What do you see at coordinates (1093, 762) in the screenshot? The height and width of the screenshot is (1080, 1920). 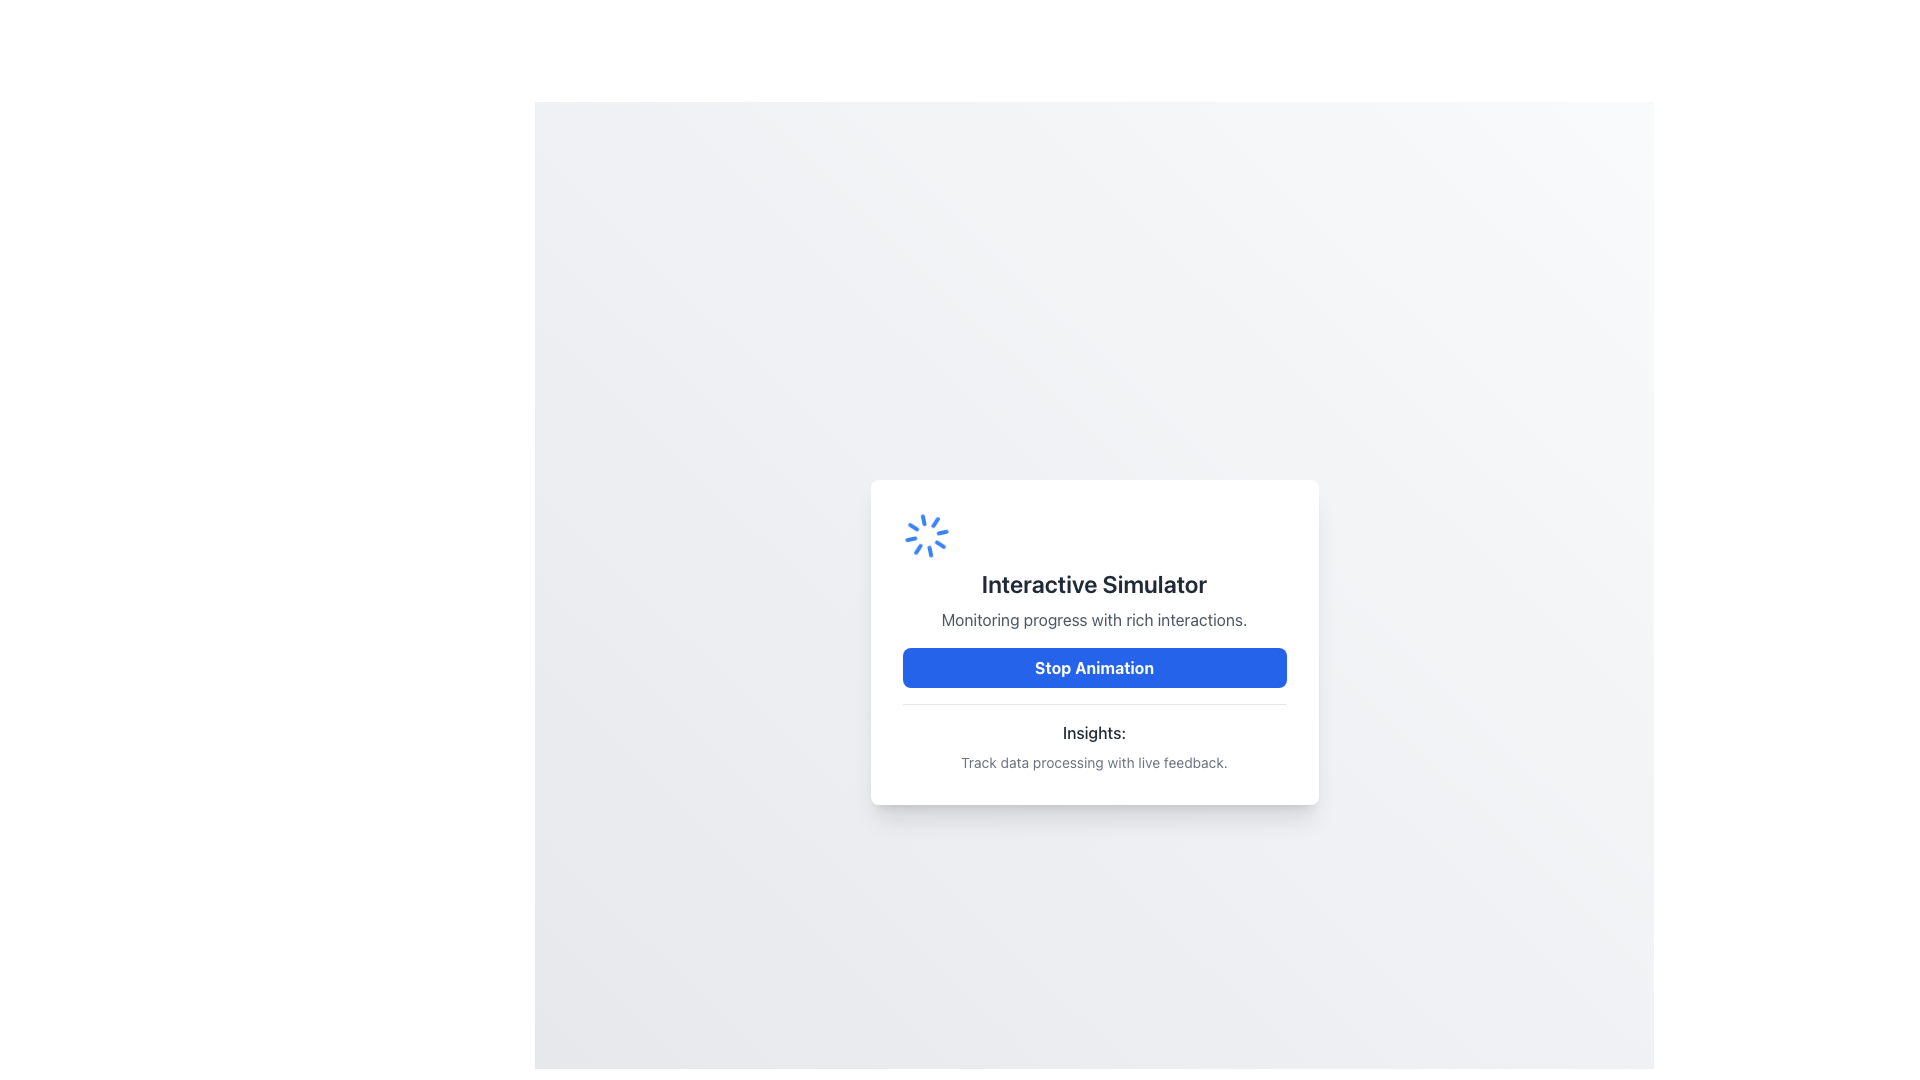 I see `the text snippet that reads 'Track data processing with live feedback.' by navigating with the keyboard` at bounding box center [1093, 762].